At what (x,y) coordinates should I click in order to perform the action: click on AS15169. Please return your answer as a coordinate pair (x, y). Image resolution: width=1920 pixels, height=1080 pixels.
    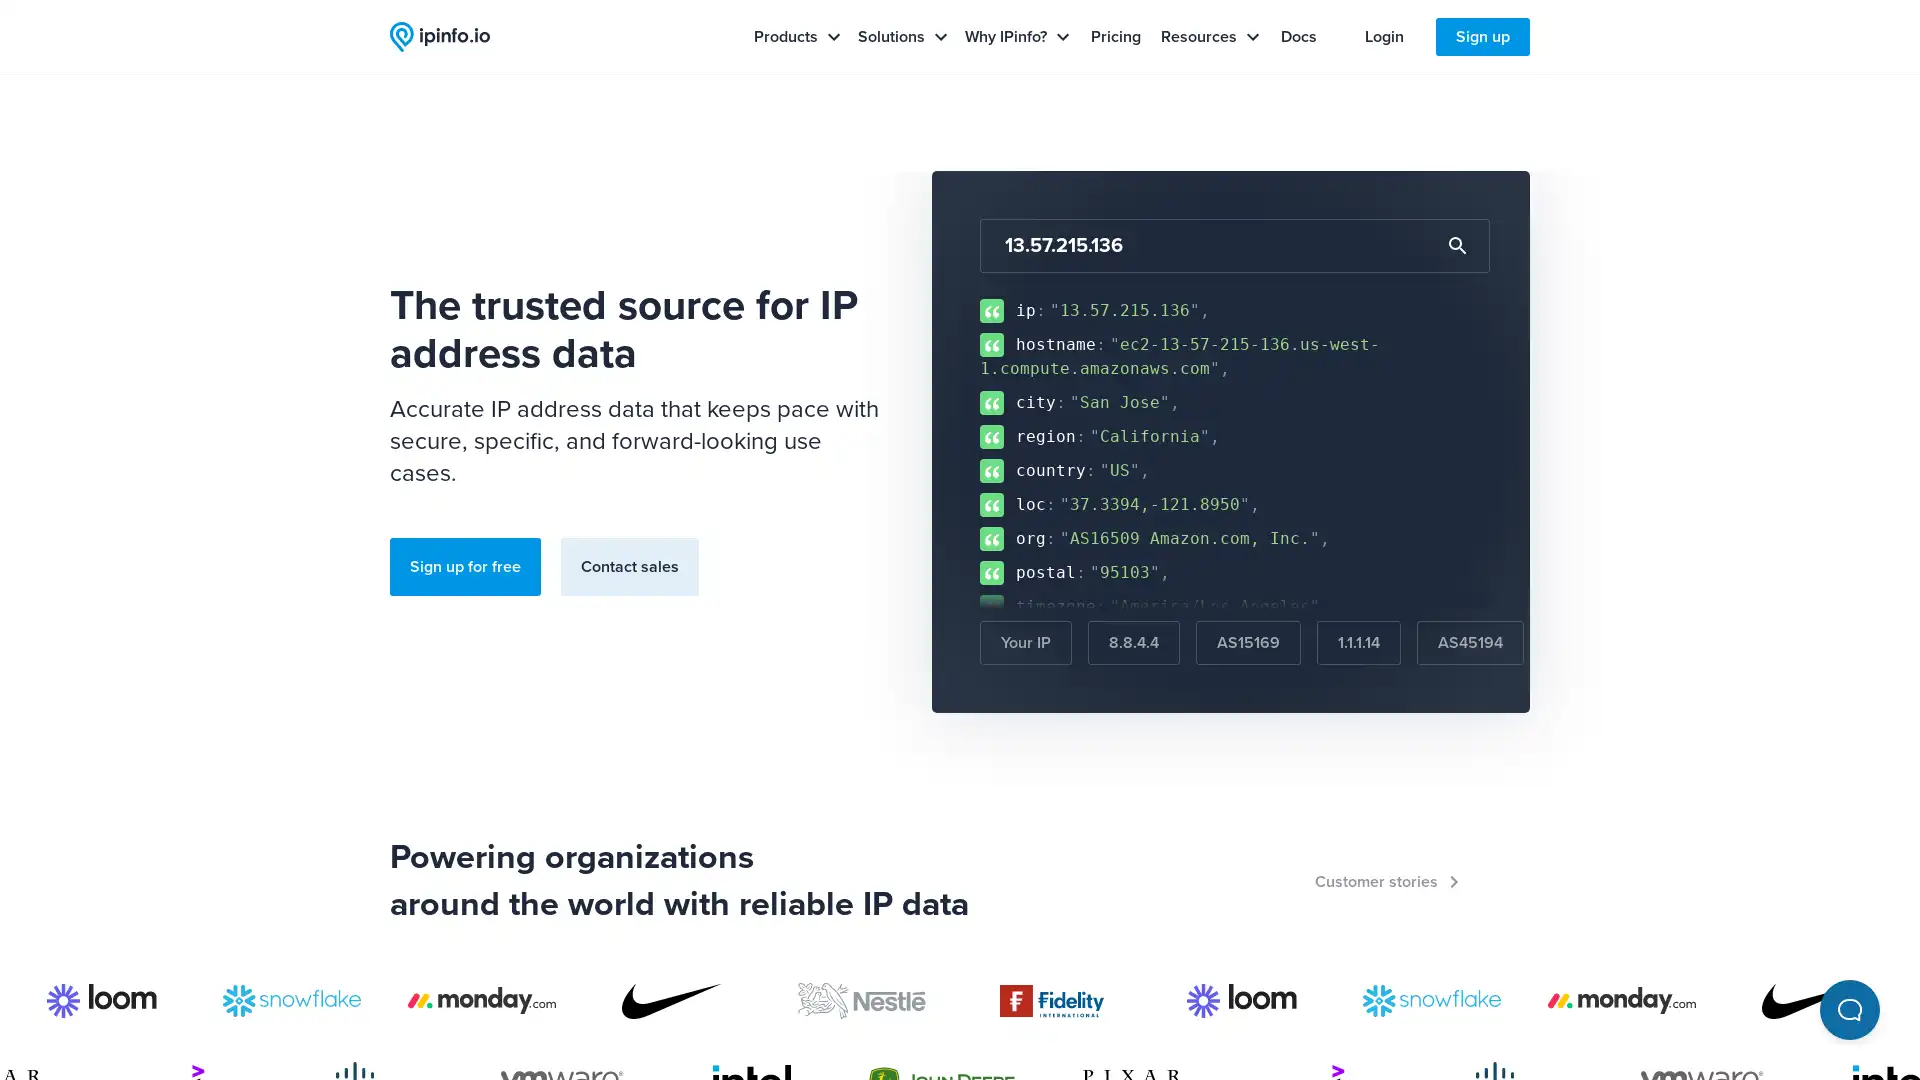
    Looking at the image, I should click on (1247, 643).